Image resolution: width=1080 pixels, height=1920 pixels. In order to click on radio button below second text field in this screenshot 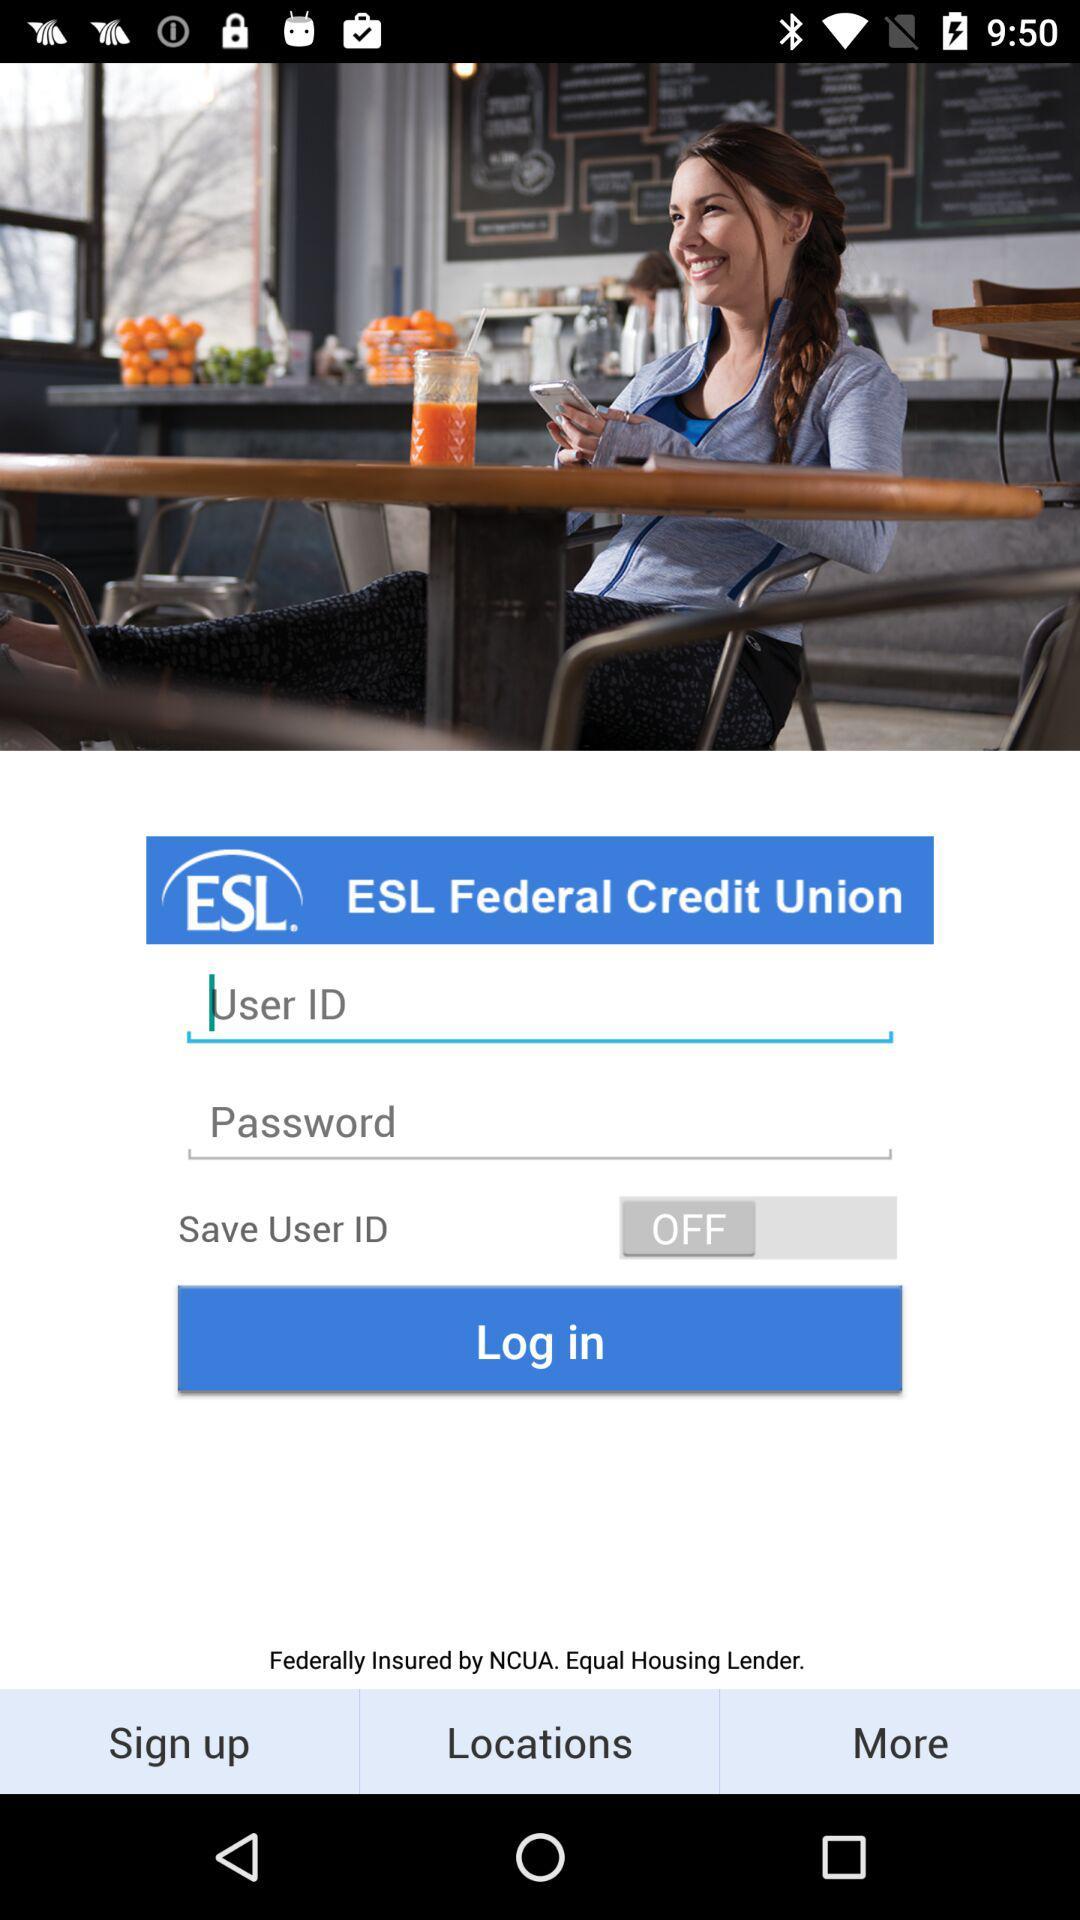, I will do `click(758, 1227)`.